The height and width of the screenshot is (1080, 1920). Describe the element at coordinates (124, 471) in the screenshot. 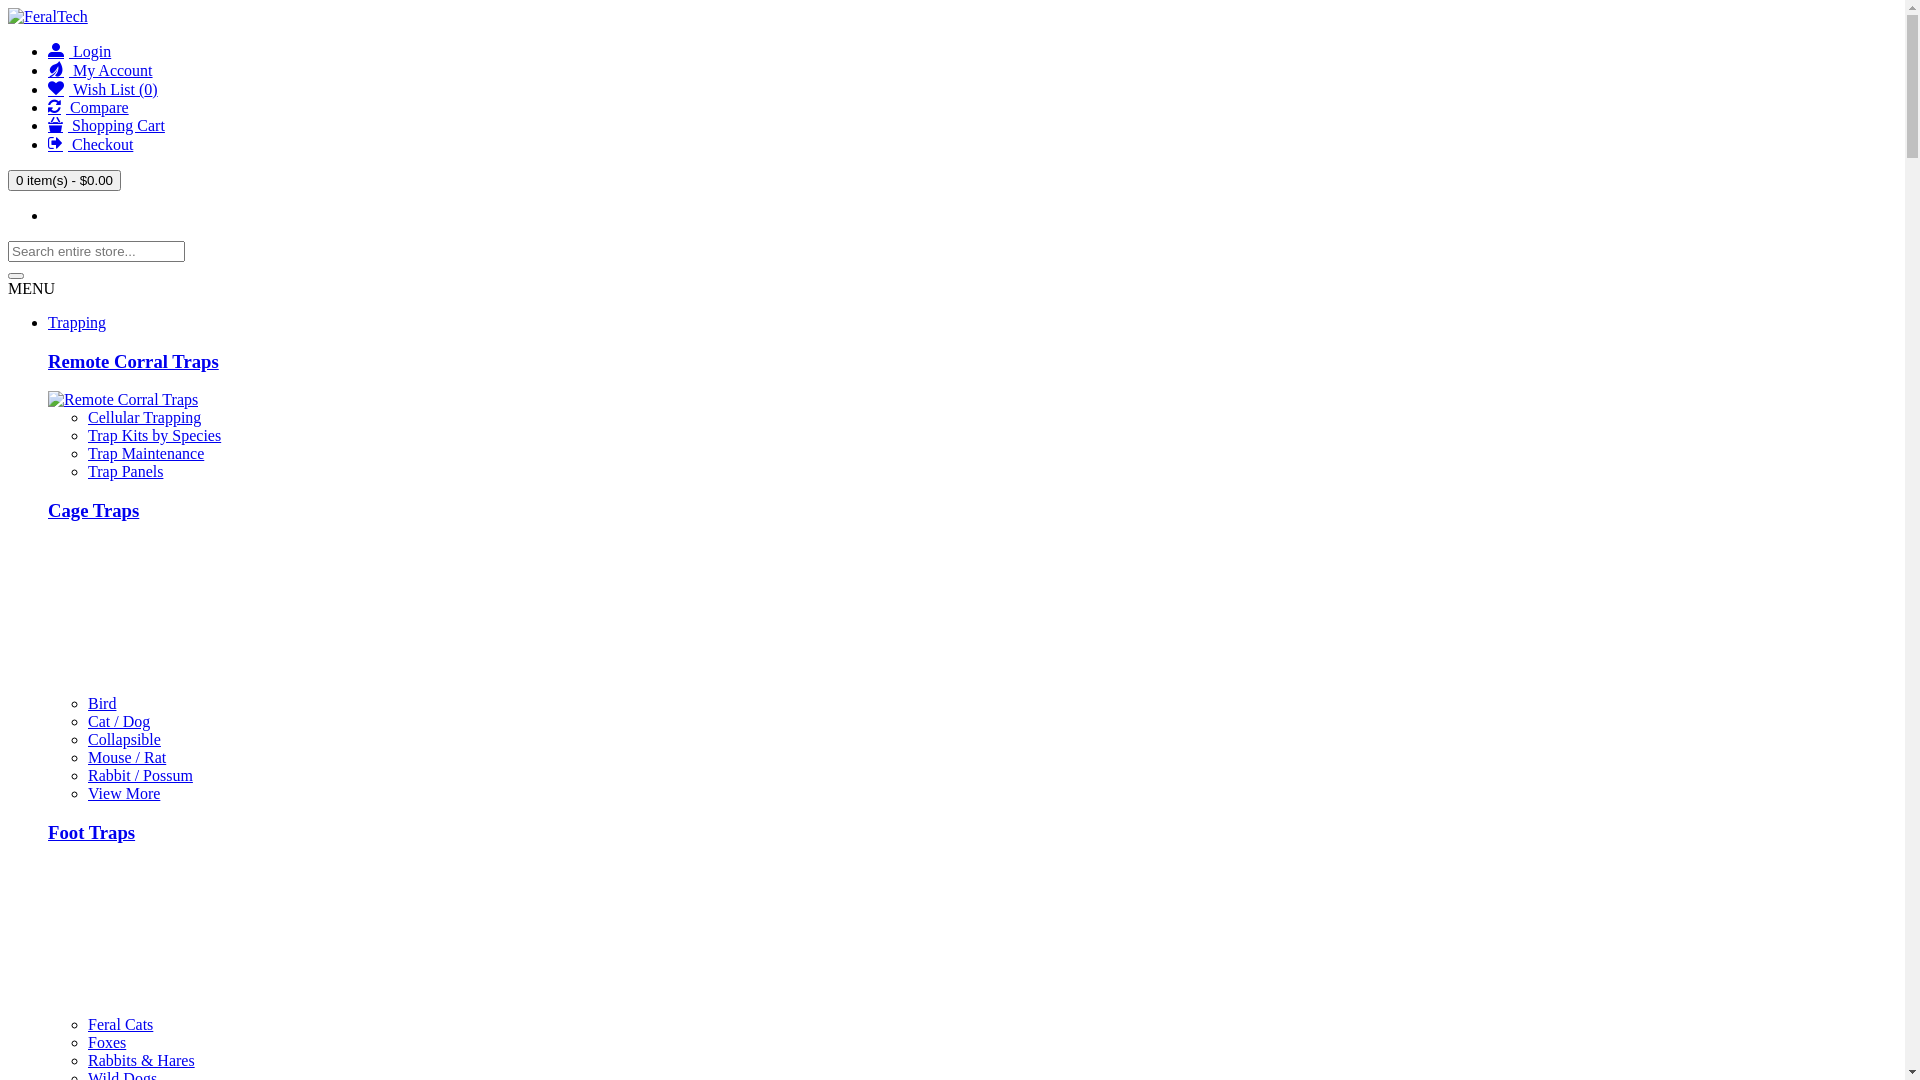

I see `'Trap Panels'` at that location.